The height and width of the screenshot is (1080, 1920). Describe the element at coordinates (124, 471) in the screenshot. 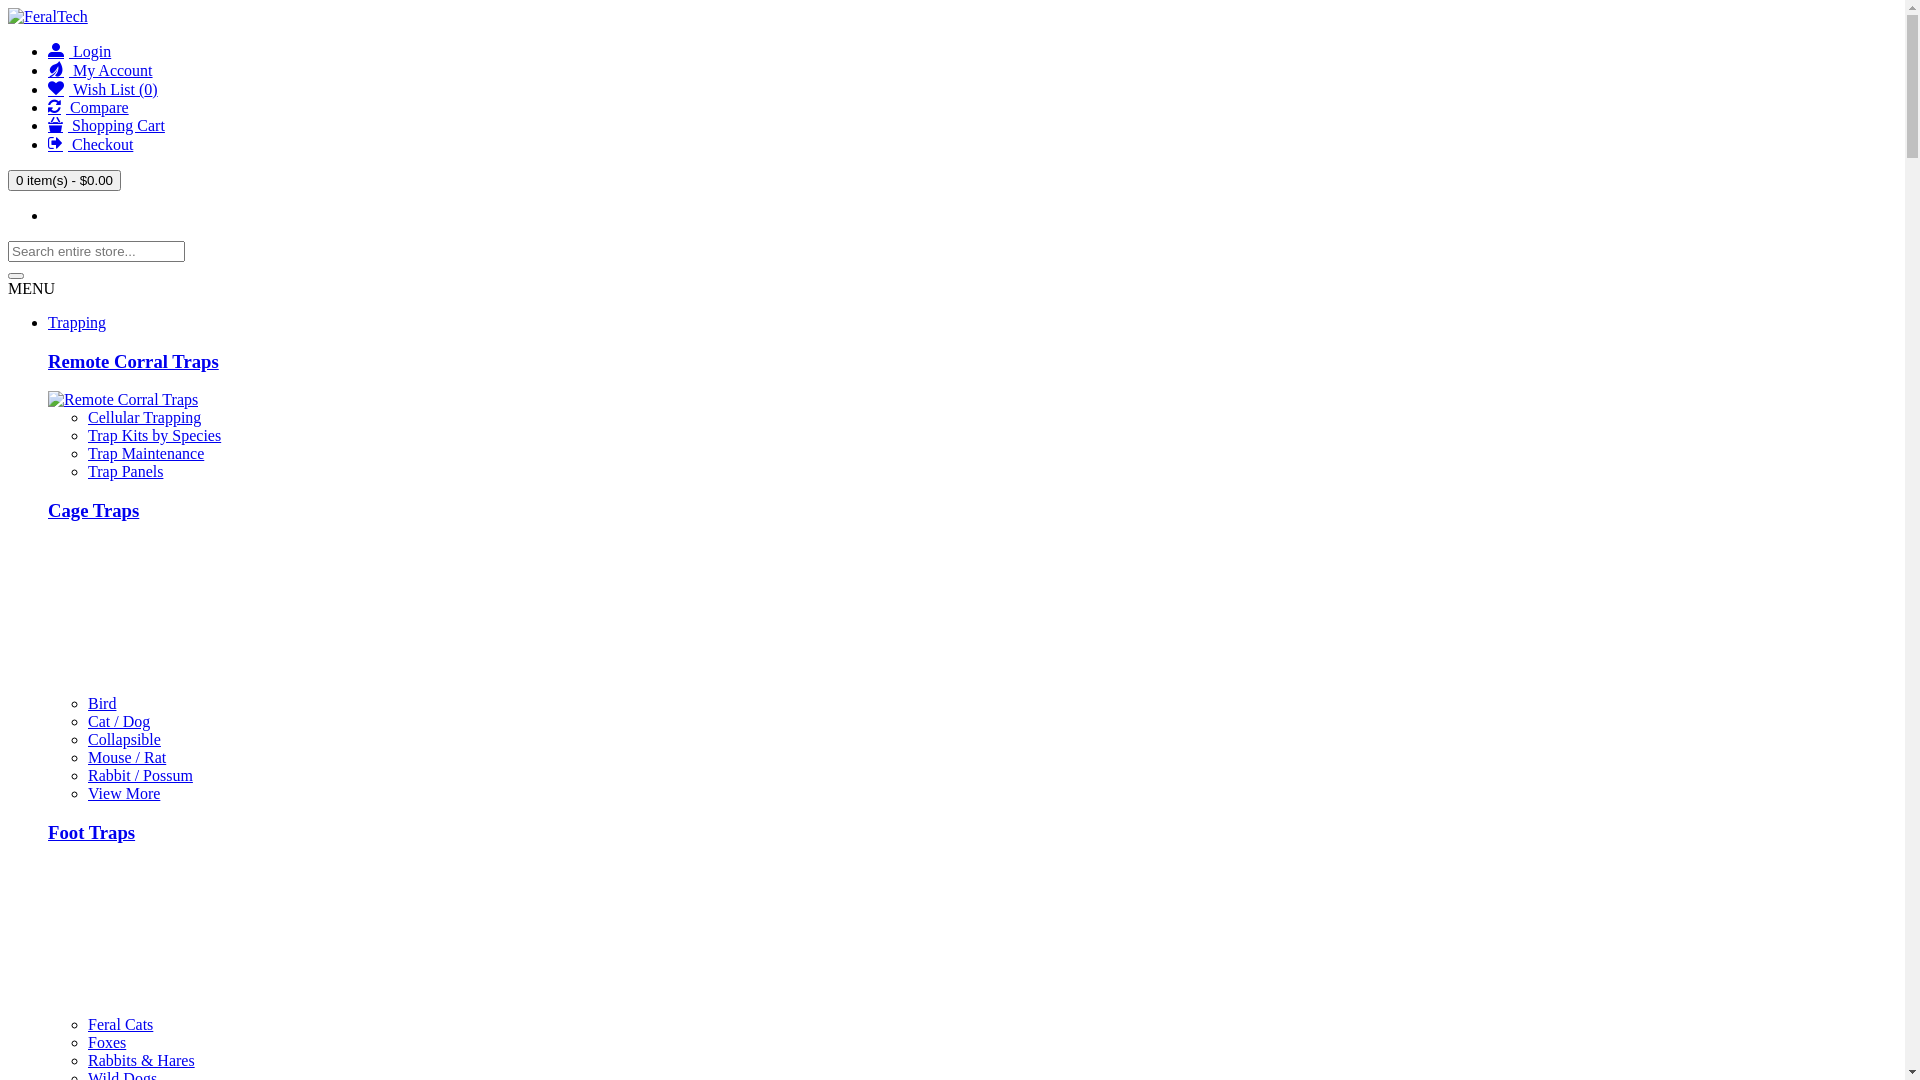

I see `'Trap Panels'` at that location.